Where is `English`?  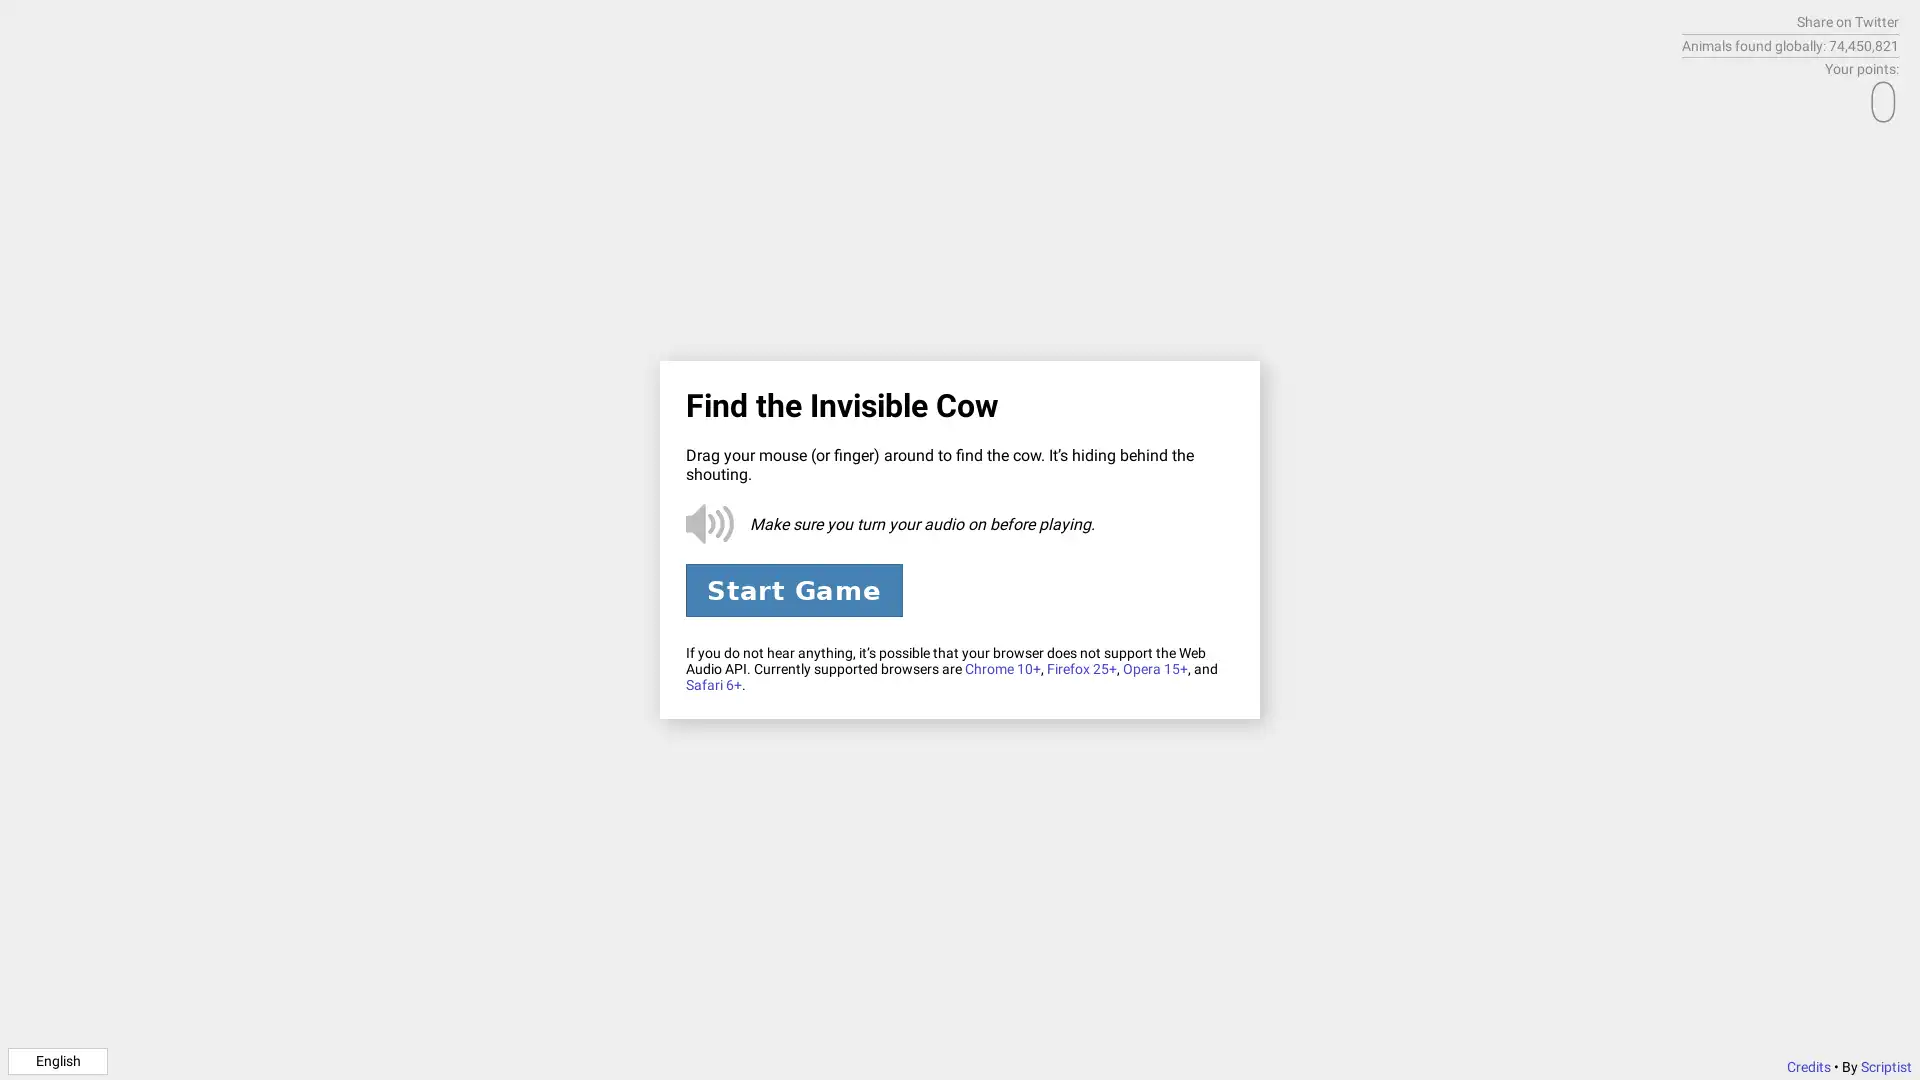 English is located at coordinates (57, 1059).